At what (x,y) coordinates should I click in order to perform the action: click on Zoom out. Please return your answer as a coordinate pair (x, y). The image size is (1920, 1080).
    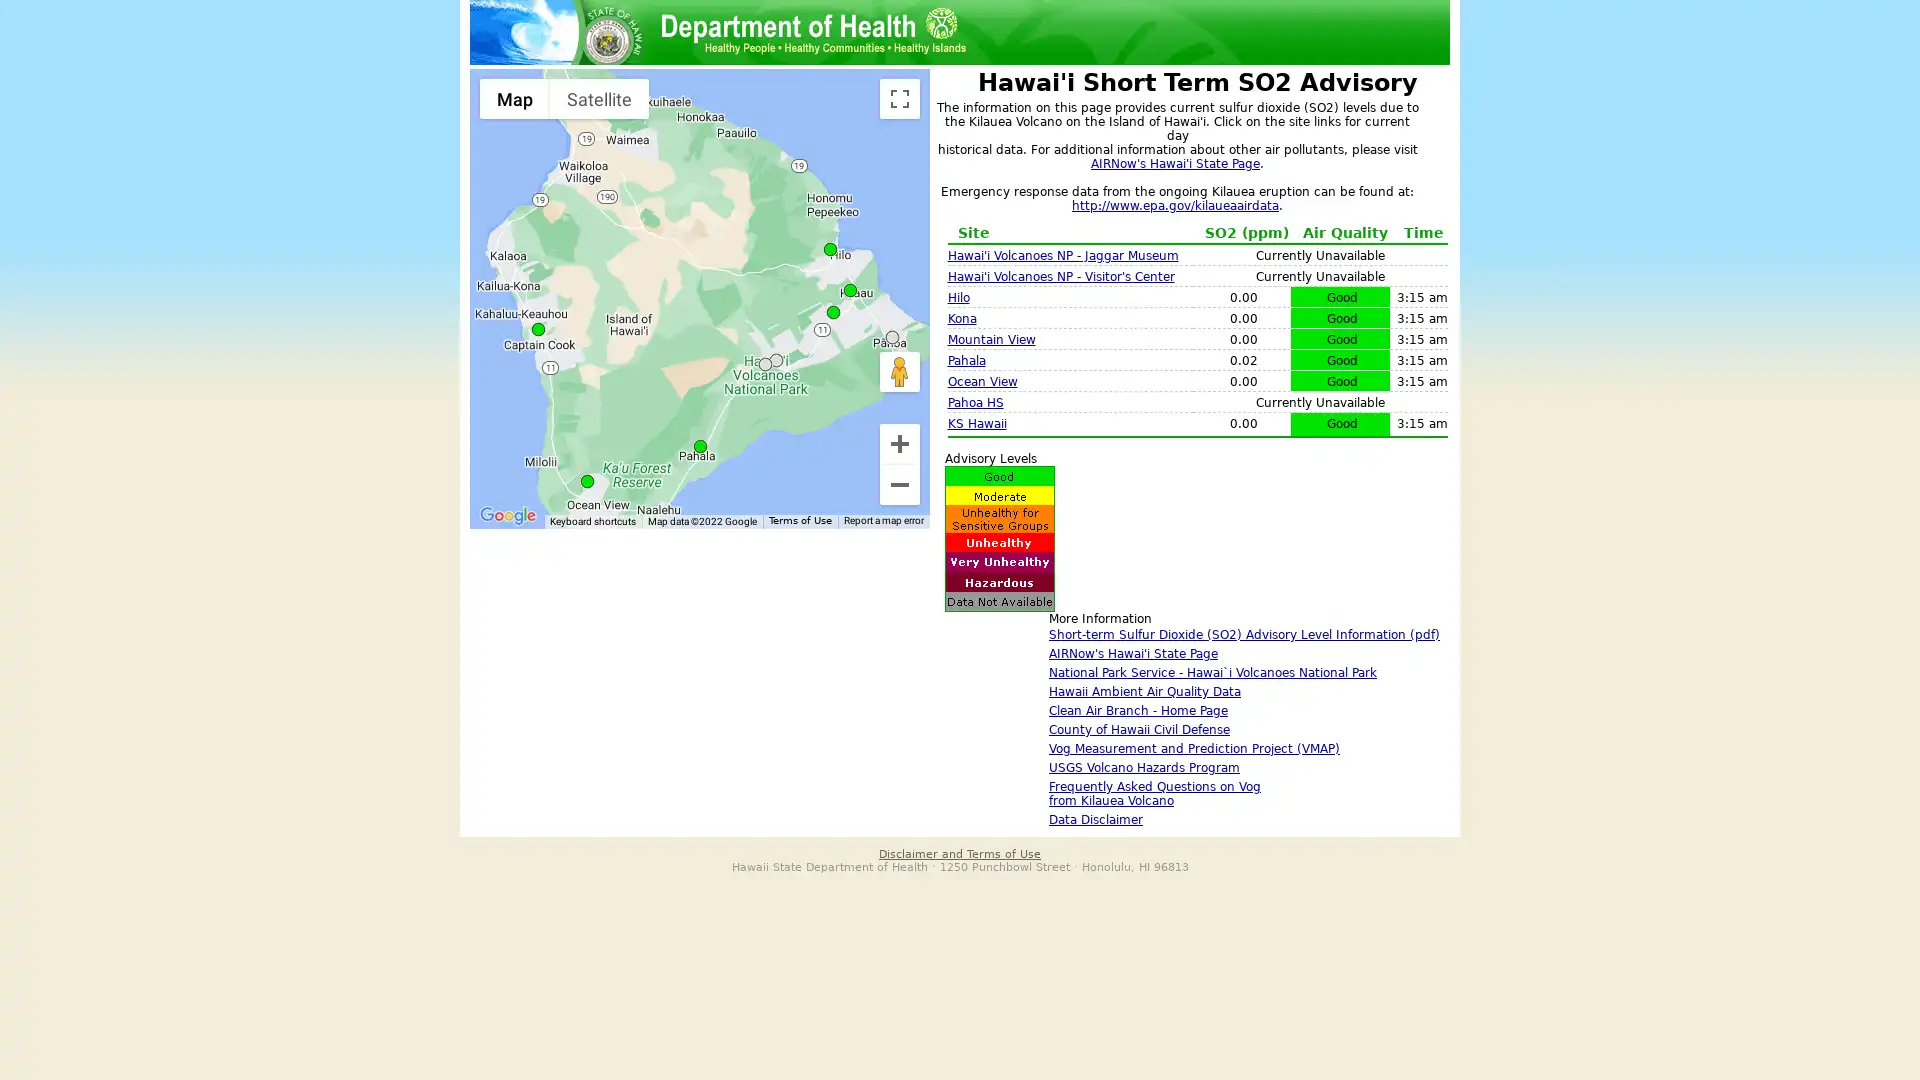
    Looking at the image, I should click on (899, 485).